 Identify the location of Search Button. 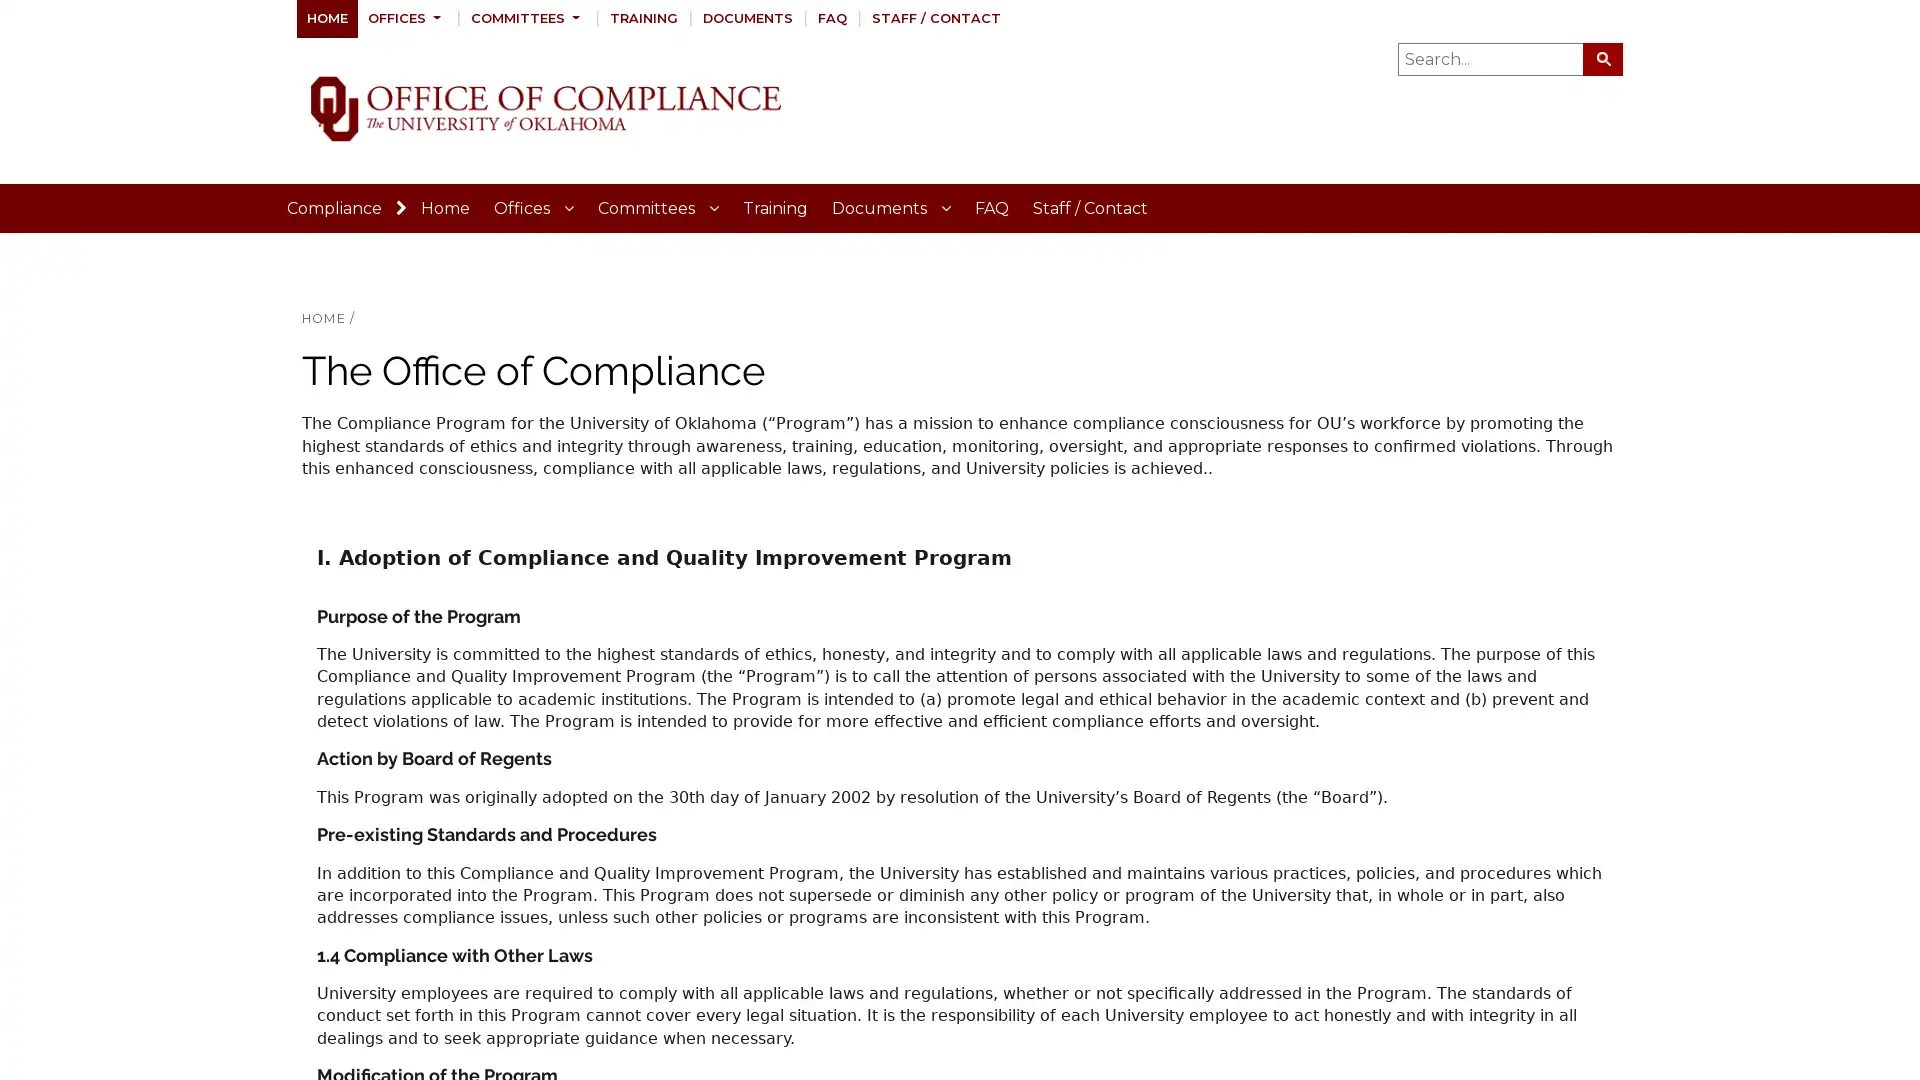
(1603, 57).